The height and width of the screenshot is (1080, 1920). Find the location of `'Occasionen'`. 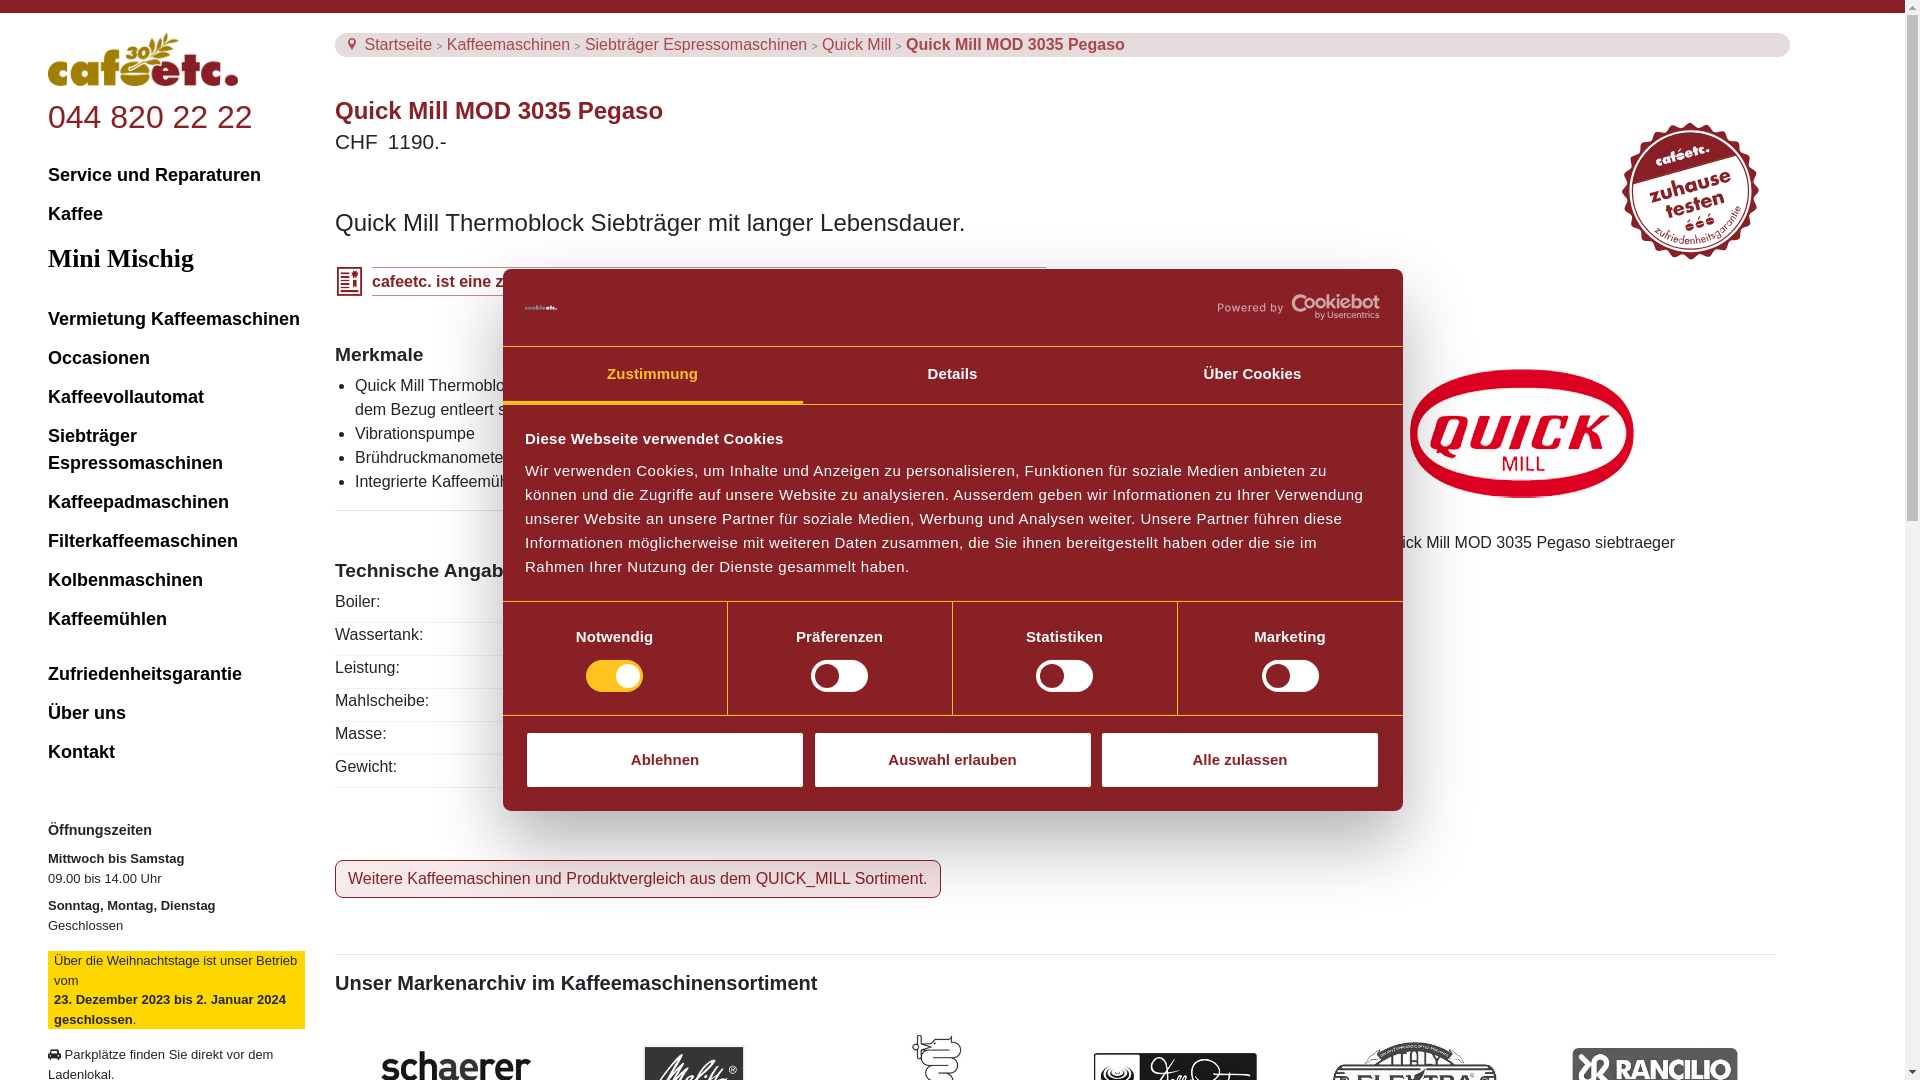

'Occasionen' is located at coordinates (176, 357).